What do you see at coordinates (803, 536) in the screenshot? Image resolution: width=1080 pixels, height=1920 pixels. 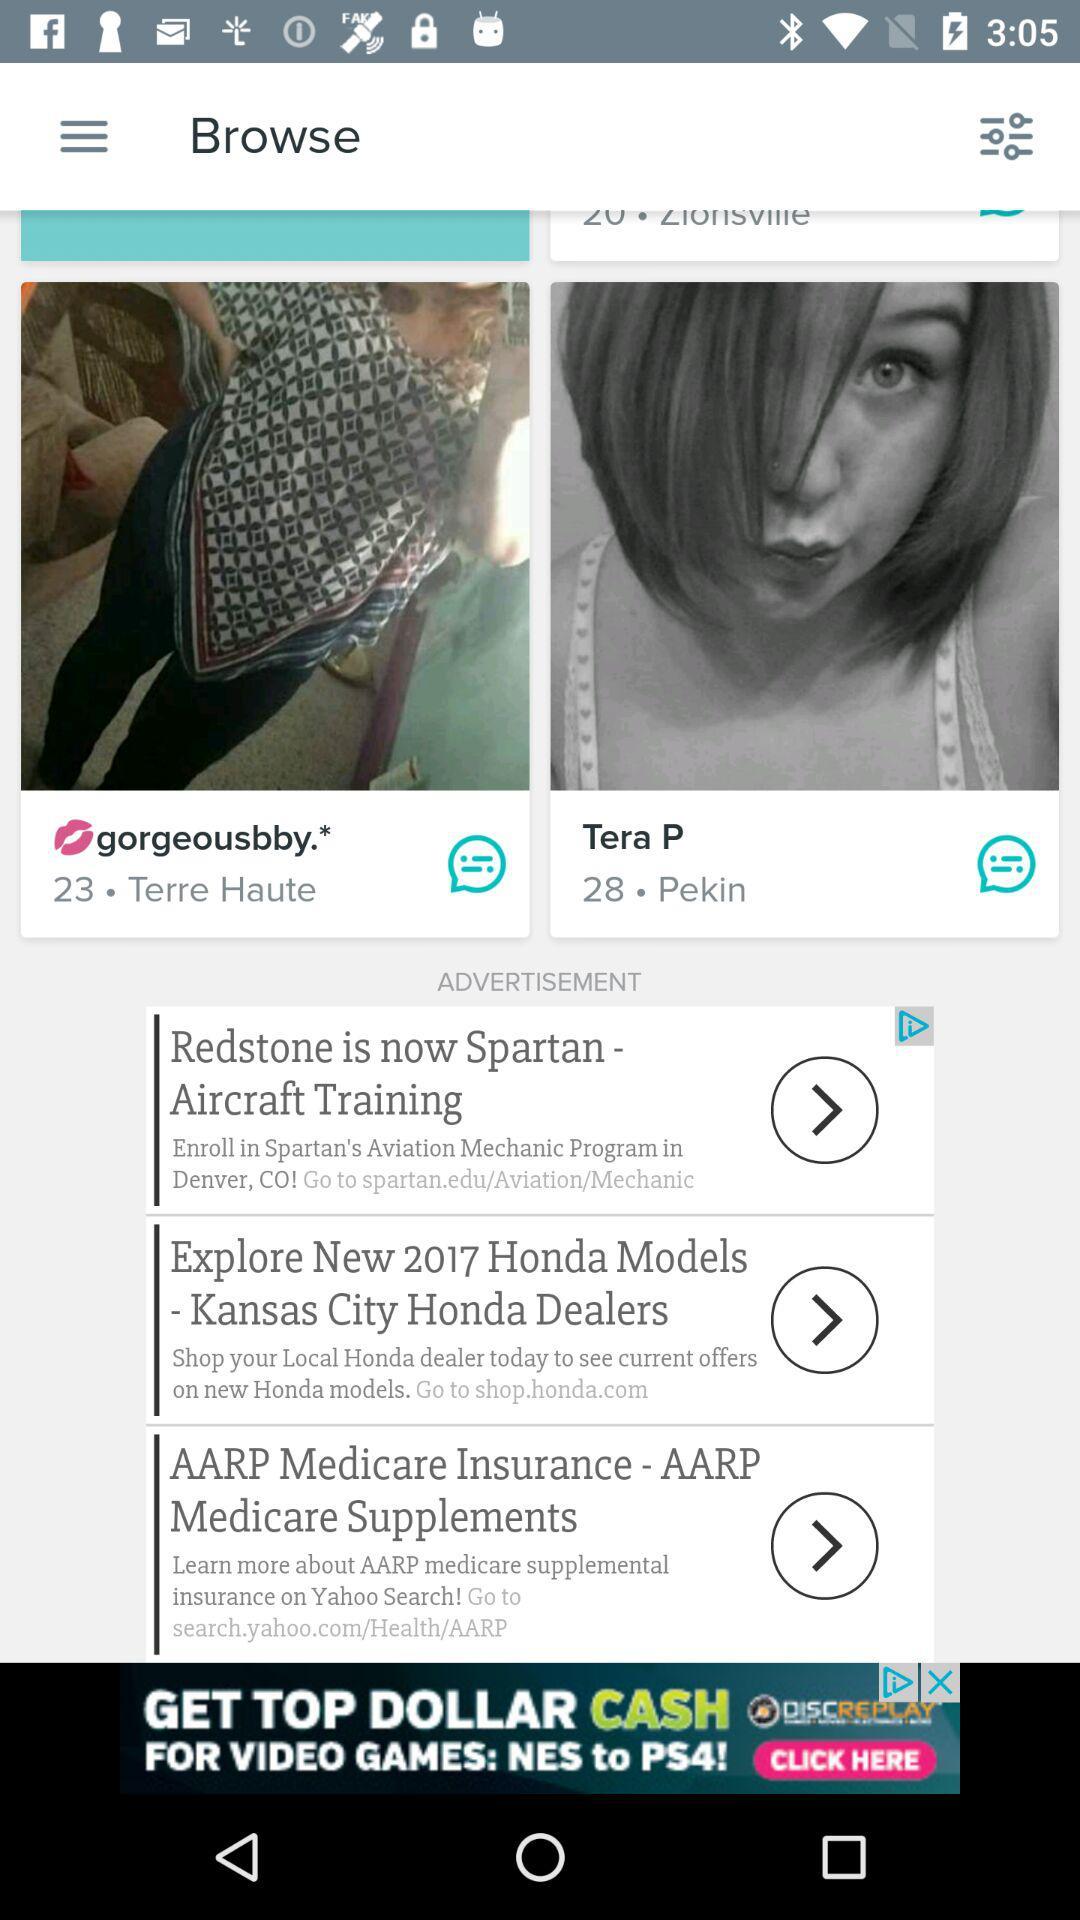 I see `the picture` at bounding box center [803, 536].